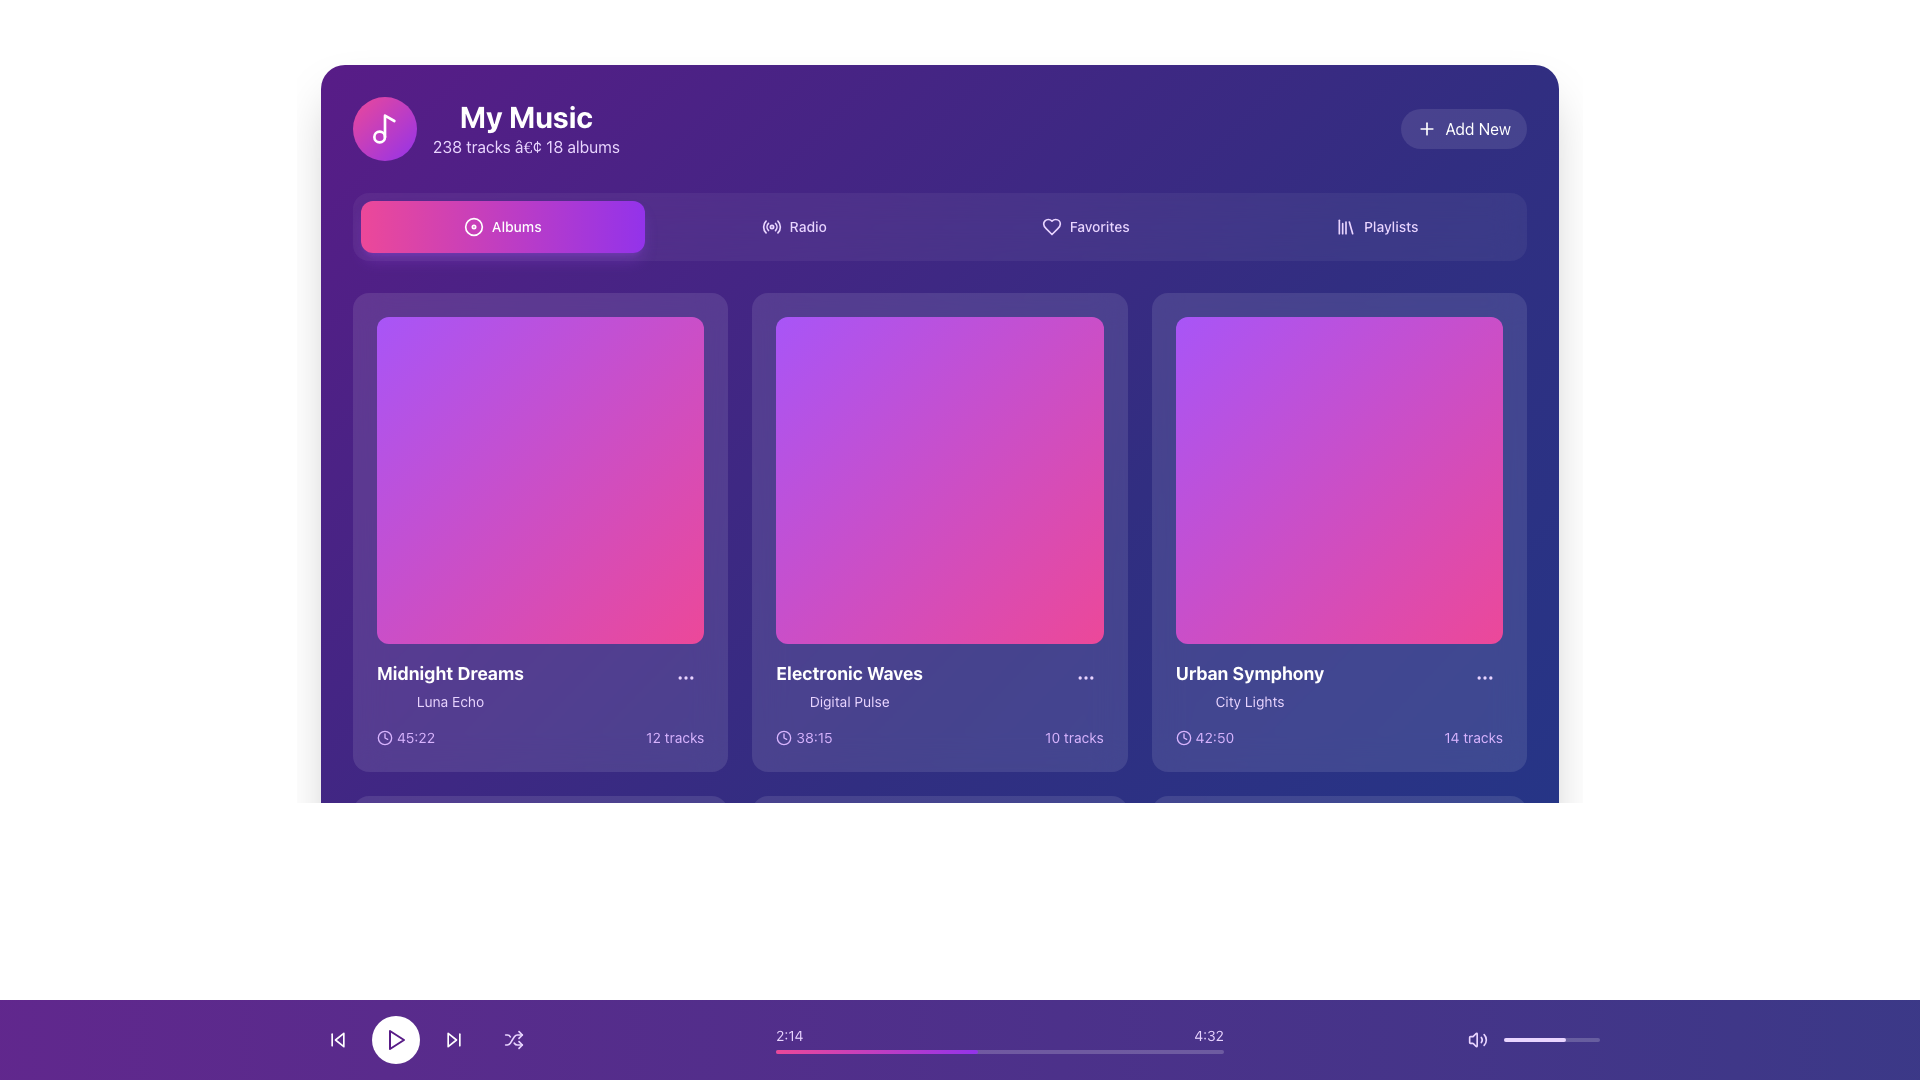 The image size is (1920, 1080). I want to click on the static text element that serves as the title and subtitle for the first card in the music interface, located at the bottom-left corner of the card, so click(449, 685).